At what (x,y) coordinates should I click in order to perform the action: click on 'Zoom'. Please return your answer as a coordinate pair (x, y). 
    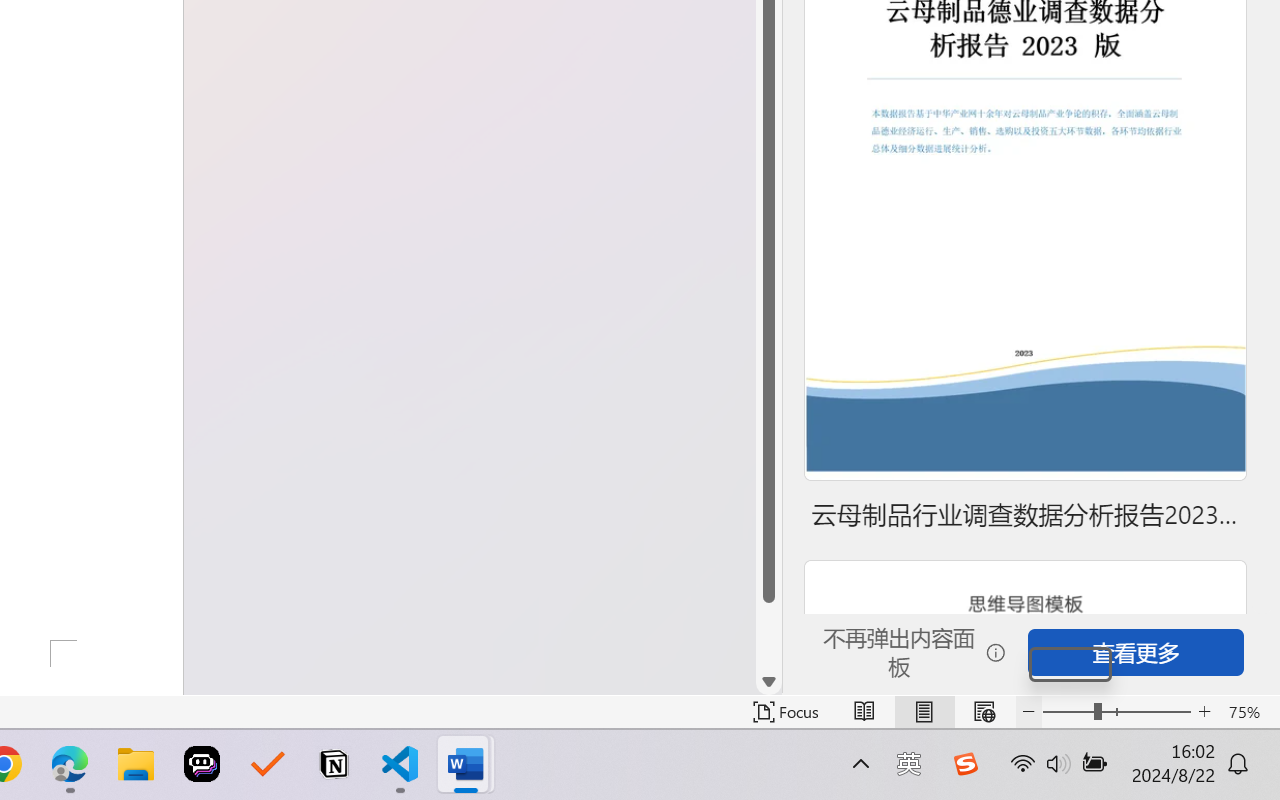
    Looking at the image, I should click on (1115, 711).